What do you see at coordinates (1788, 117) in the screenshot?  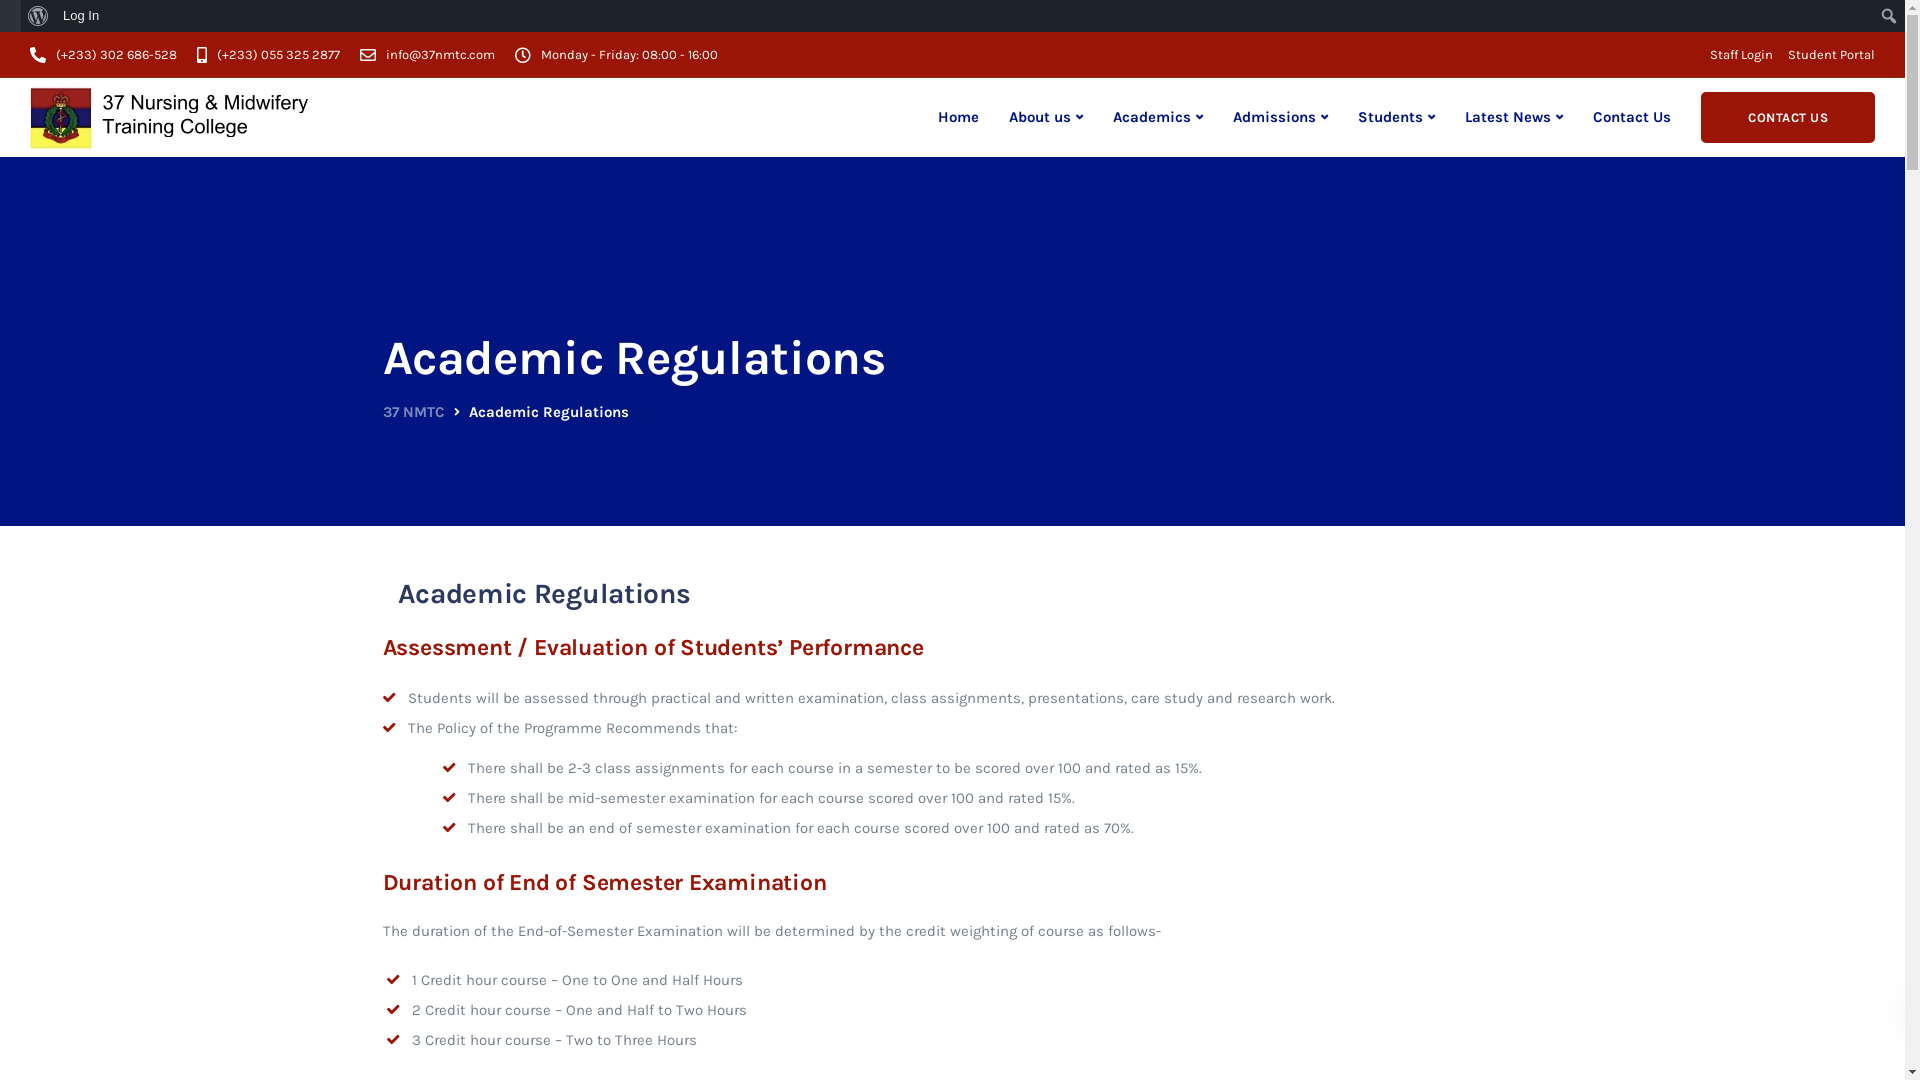 I see `'CONTACT US'` at bounding box center [1788, 117].